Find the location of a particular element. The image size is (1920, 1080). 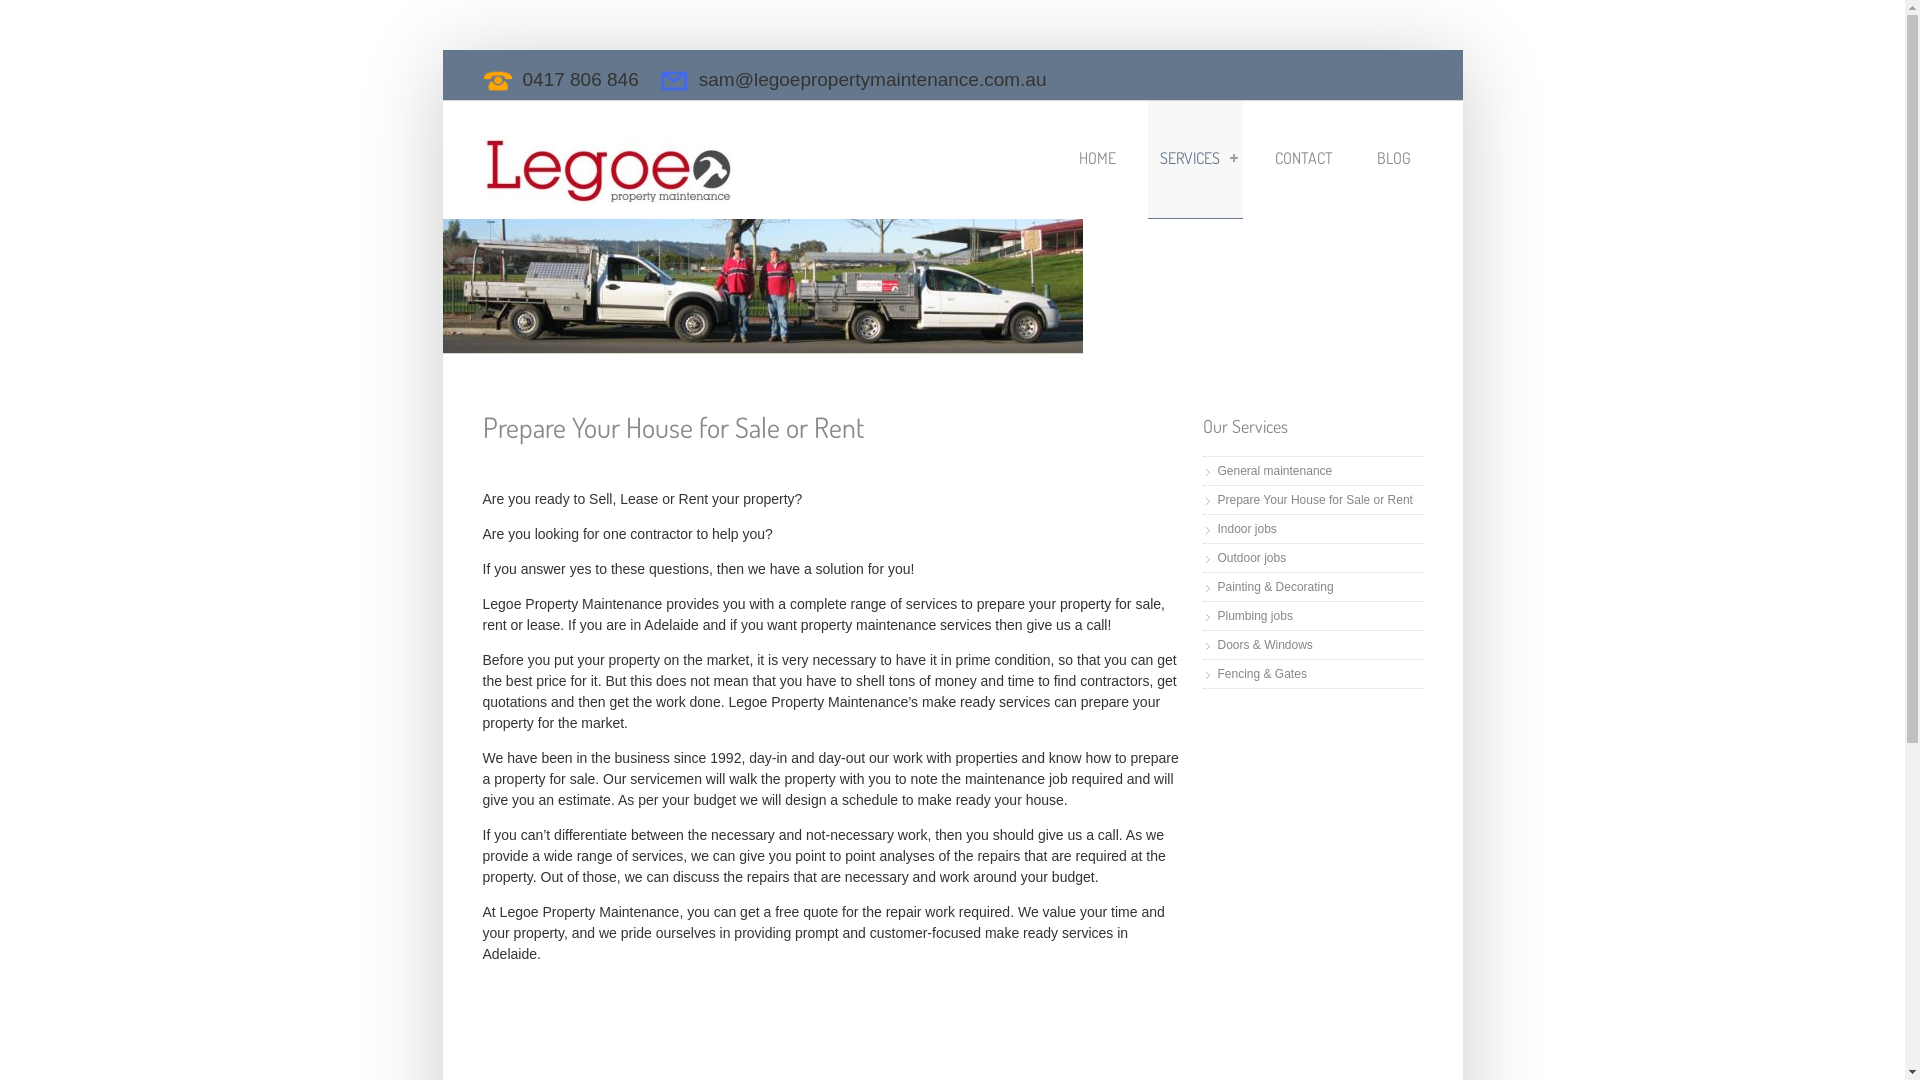

'SERVICES' is located at coordinates (1195, 158).